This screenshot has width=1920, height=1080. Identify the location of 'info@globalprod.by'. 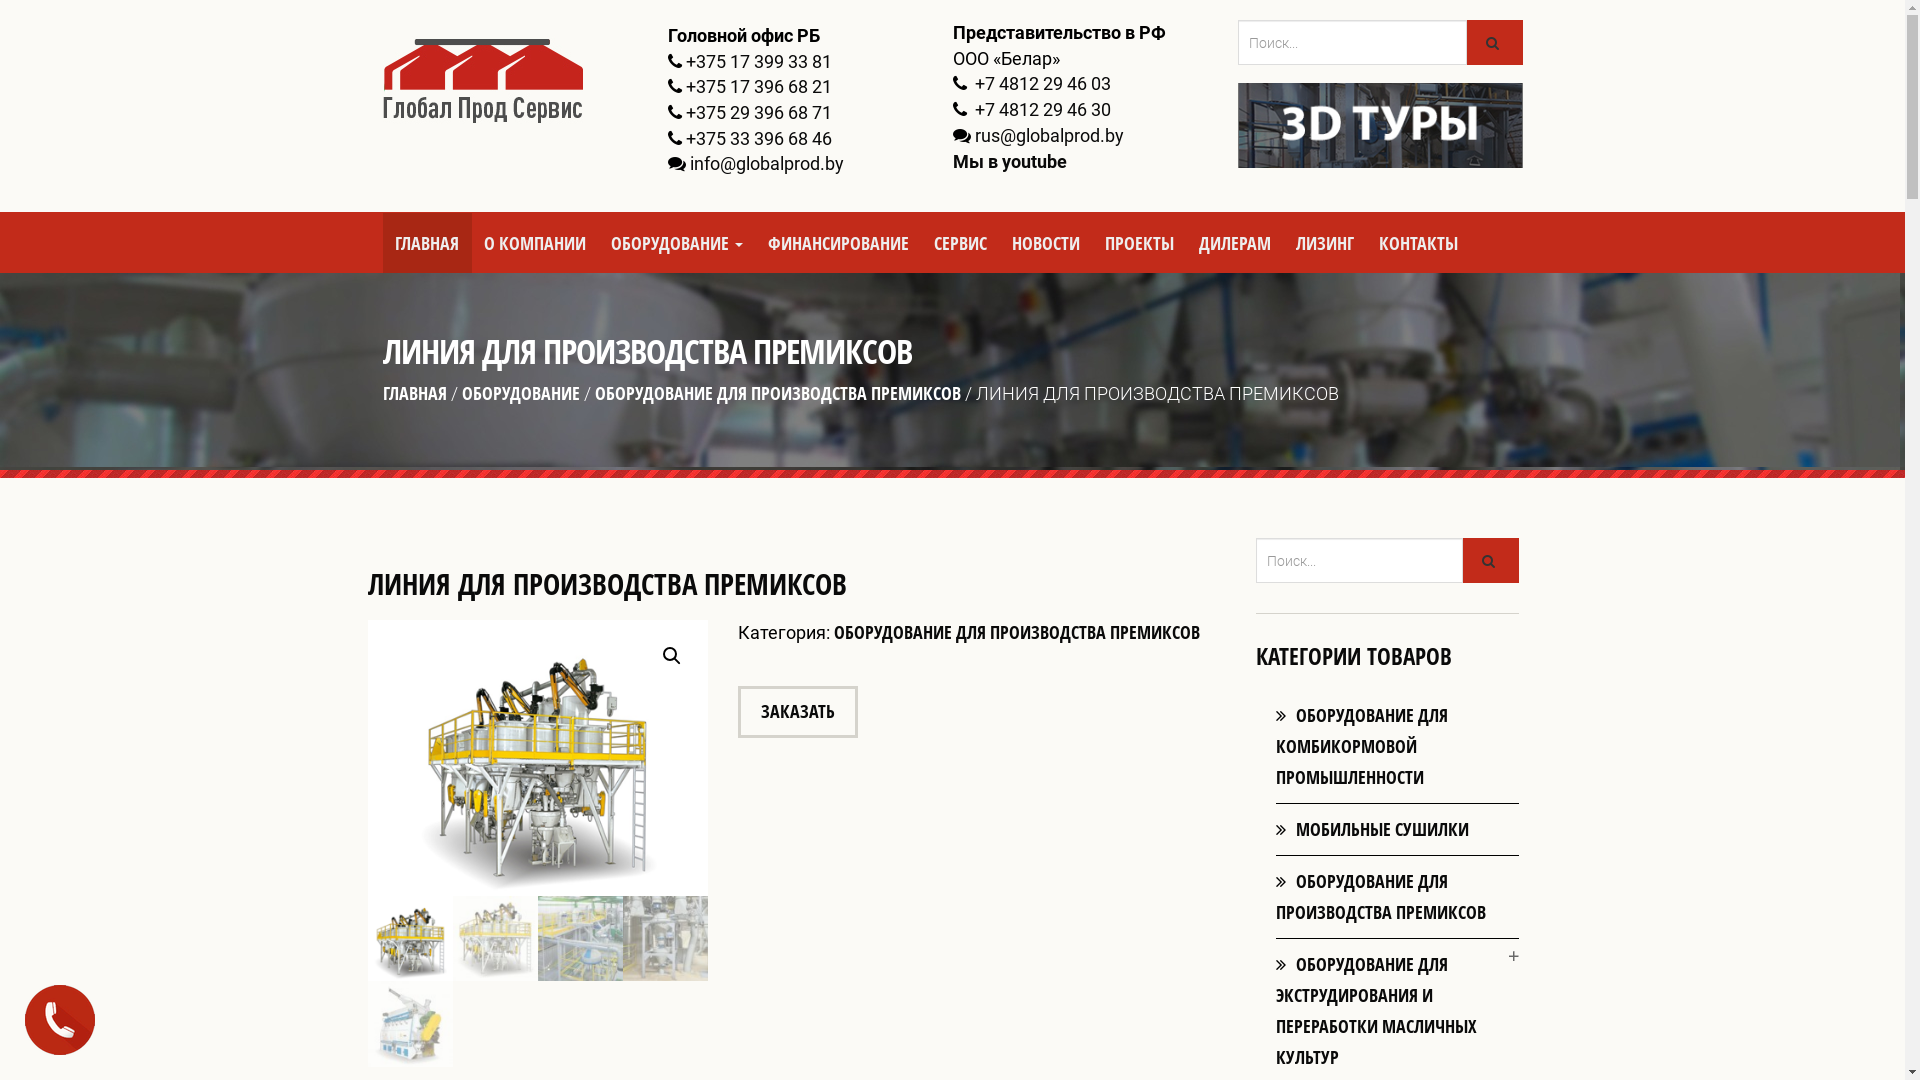
(766, 162).